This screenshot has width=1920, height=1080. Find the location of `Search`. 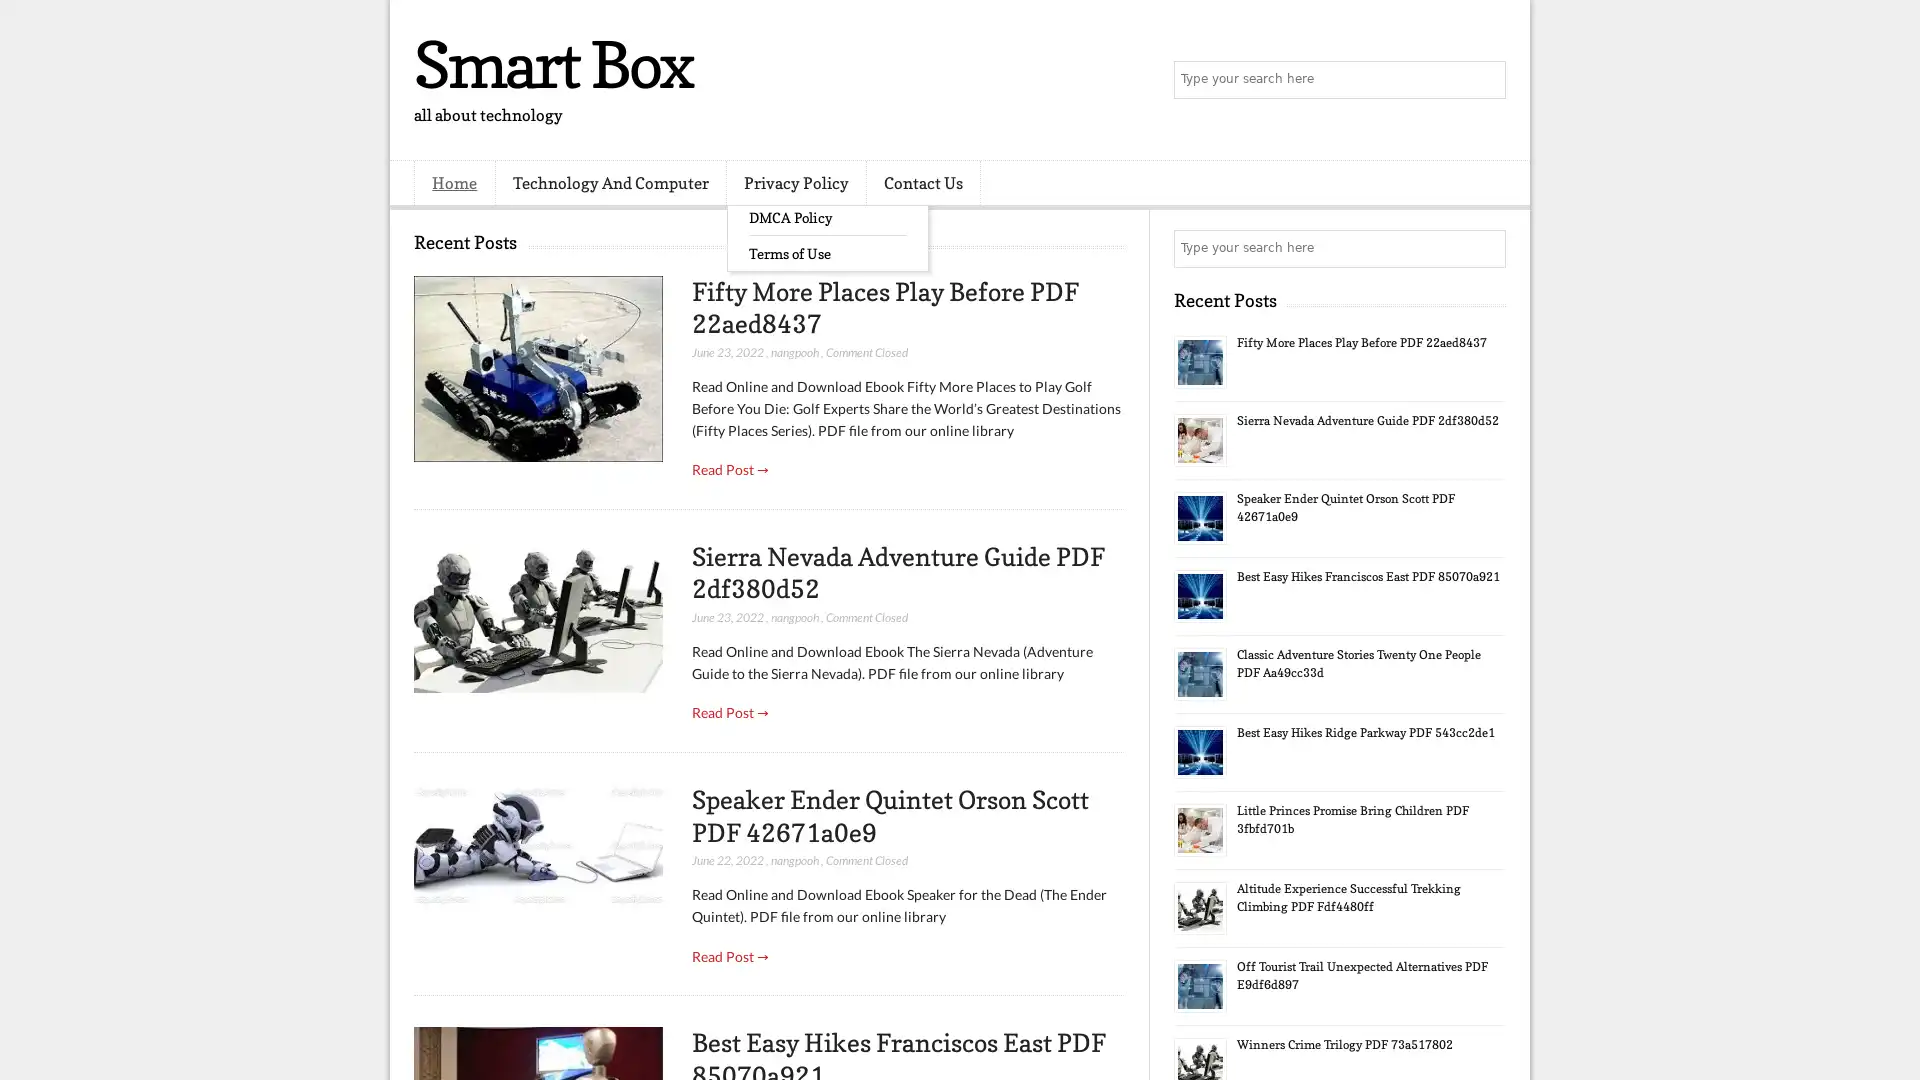

Search is located at coordinates (1485, 80).